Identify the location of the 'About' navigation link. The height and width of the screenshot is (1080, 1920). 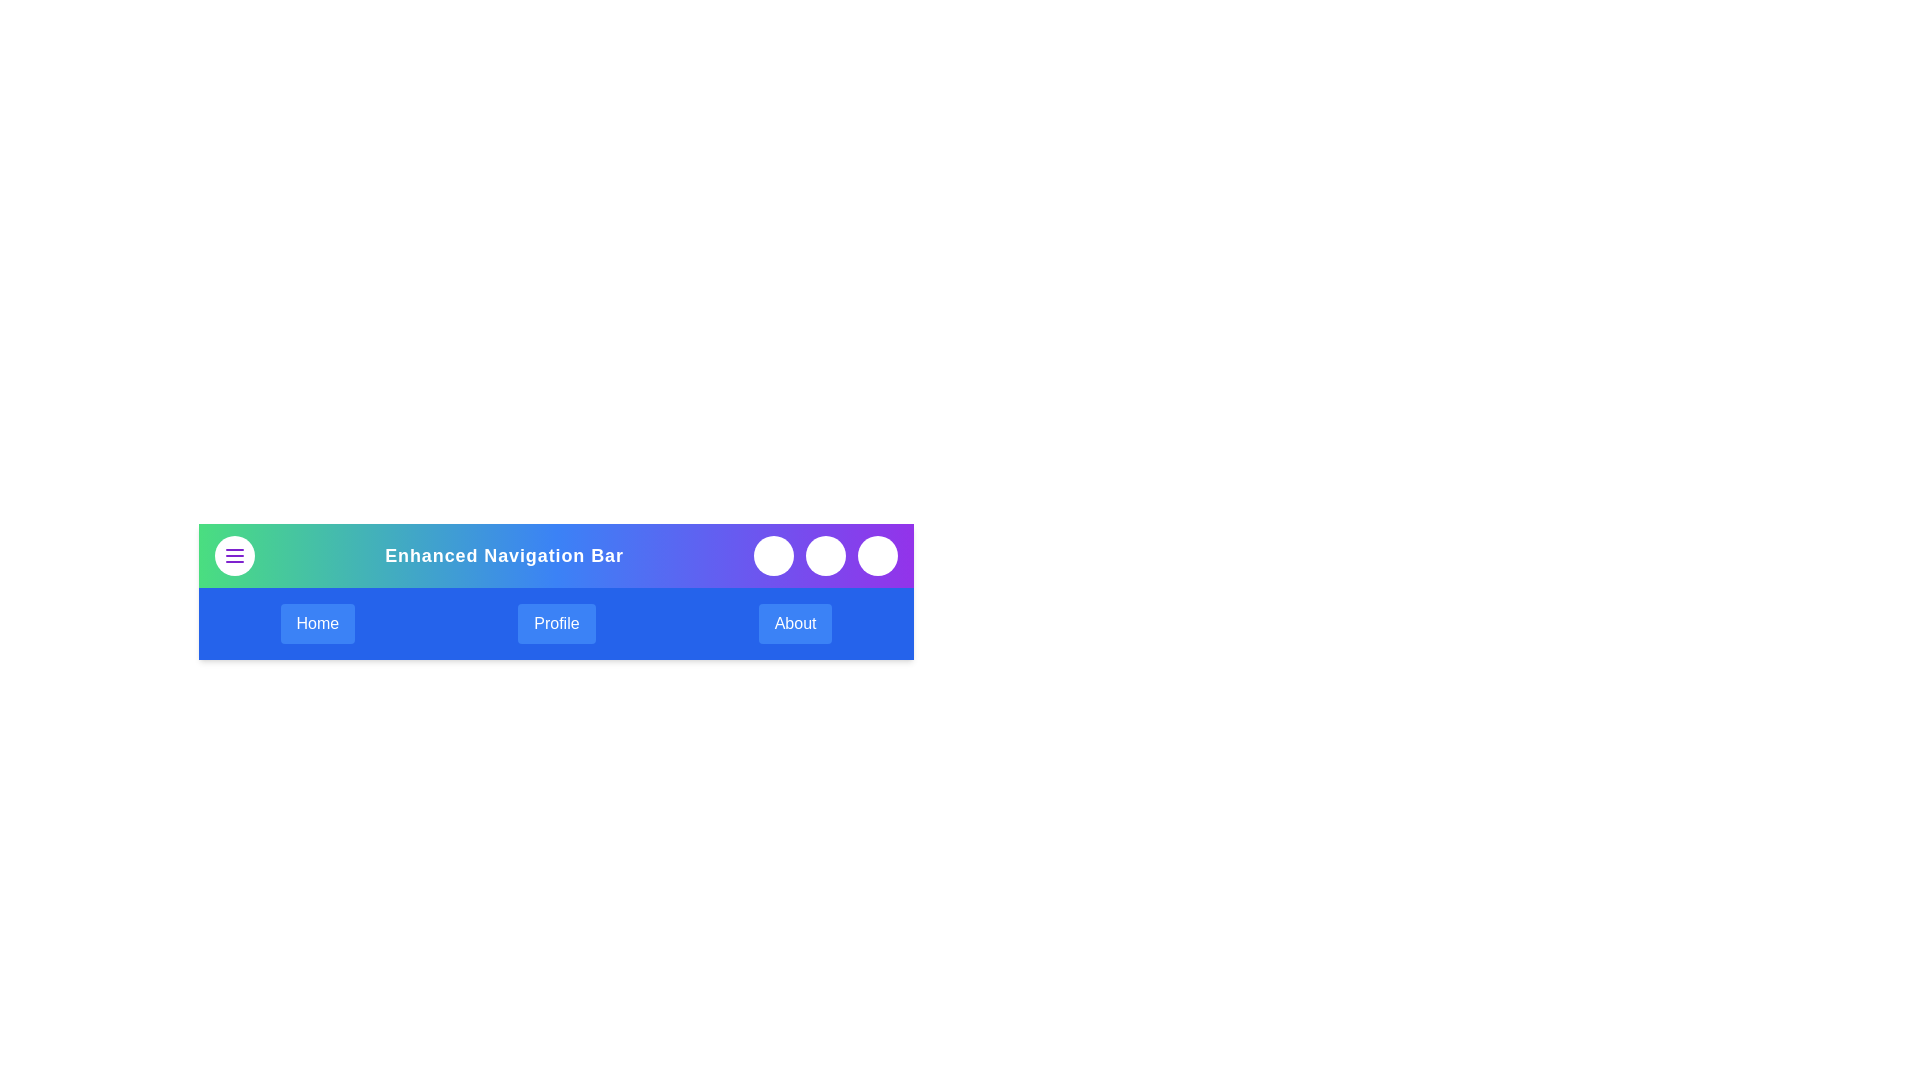
(794, 623).